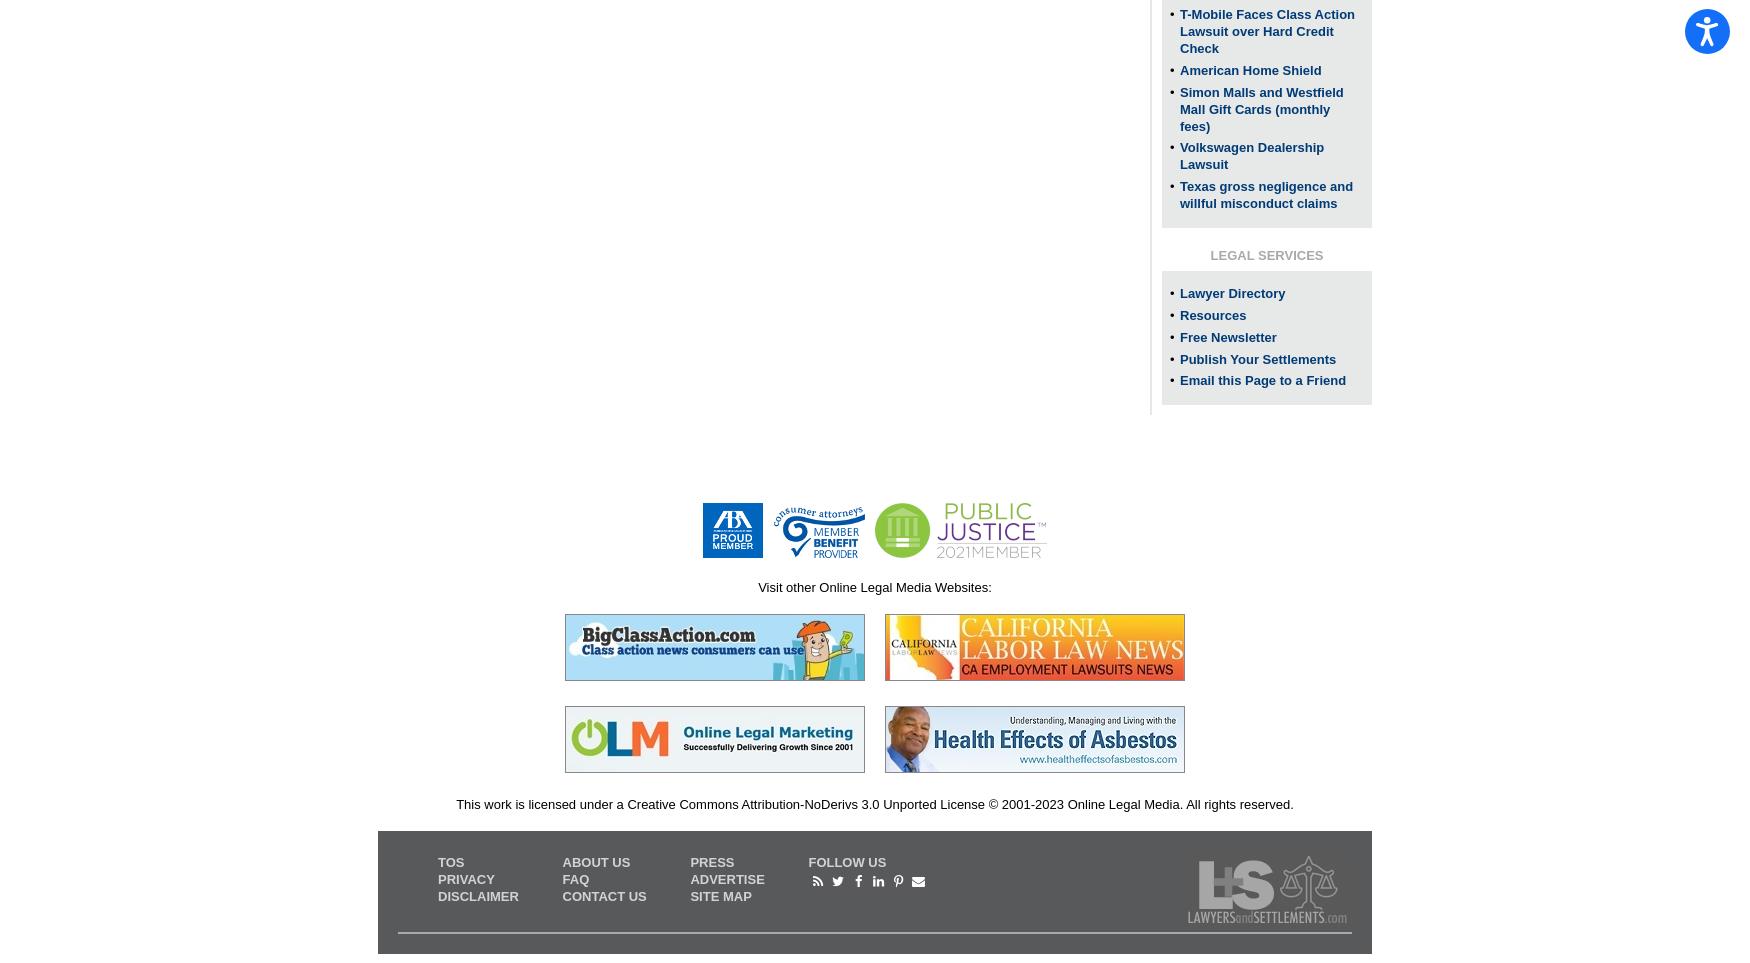  What do you see at coordinates (1212, 314) in the screenshot?
I see `'Resources'` at bounding box center [1212, 314].